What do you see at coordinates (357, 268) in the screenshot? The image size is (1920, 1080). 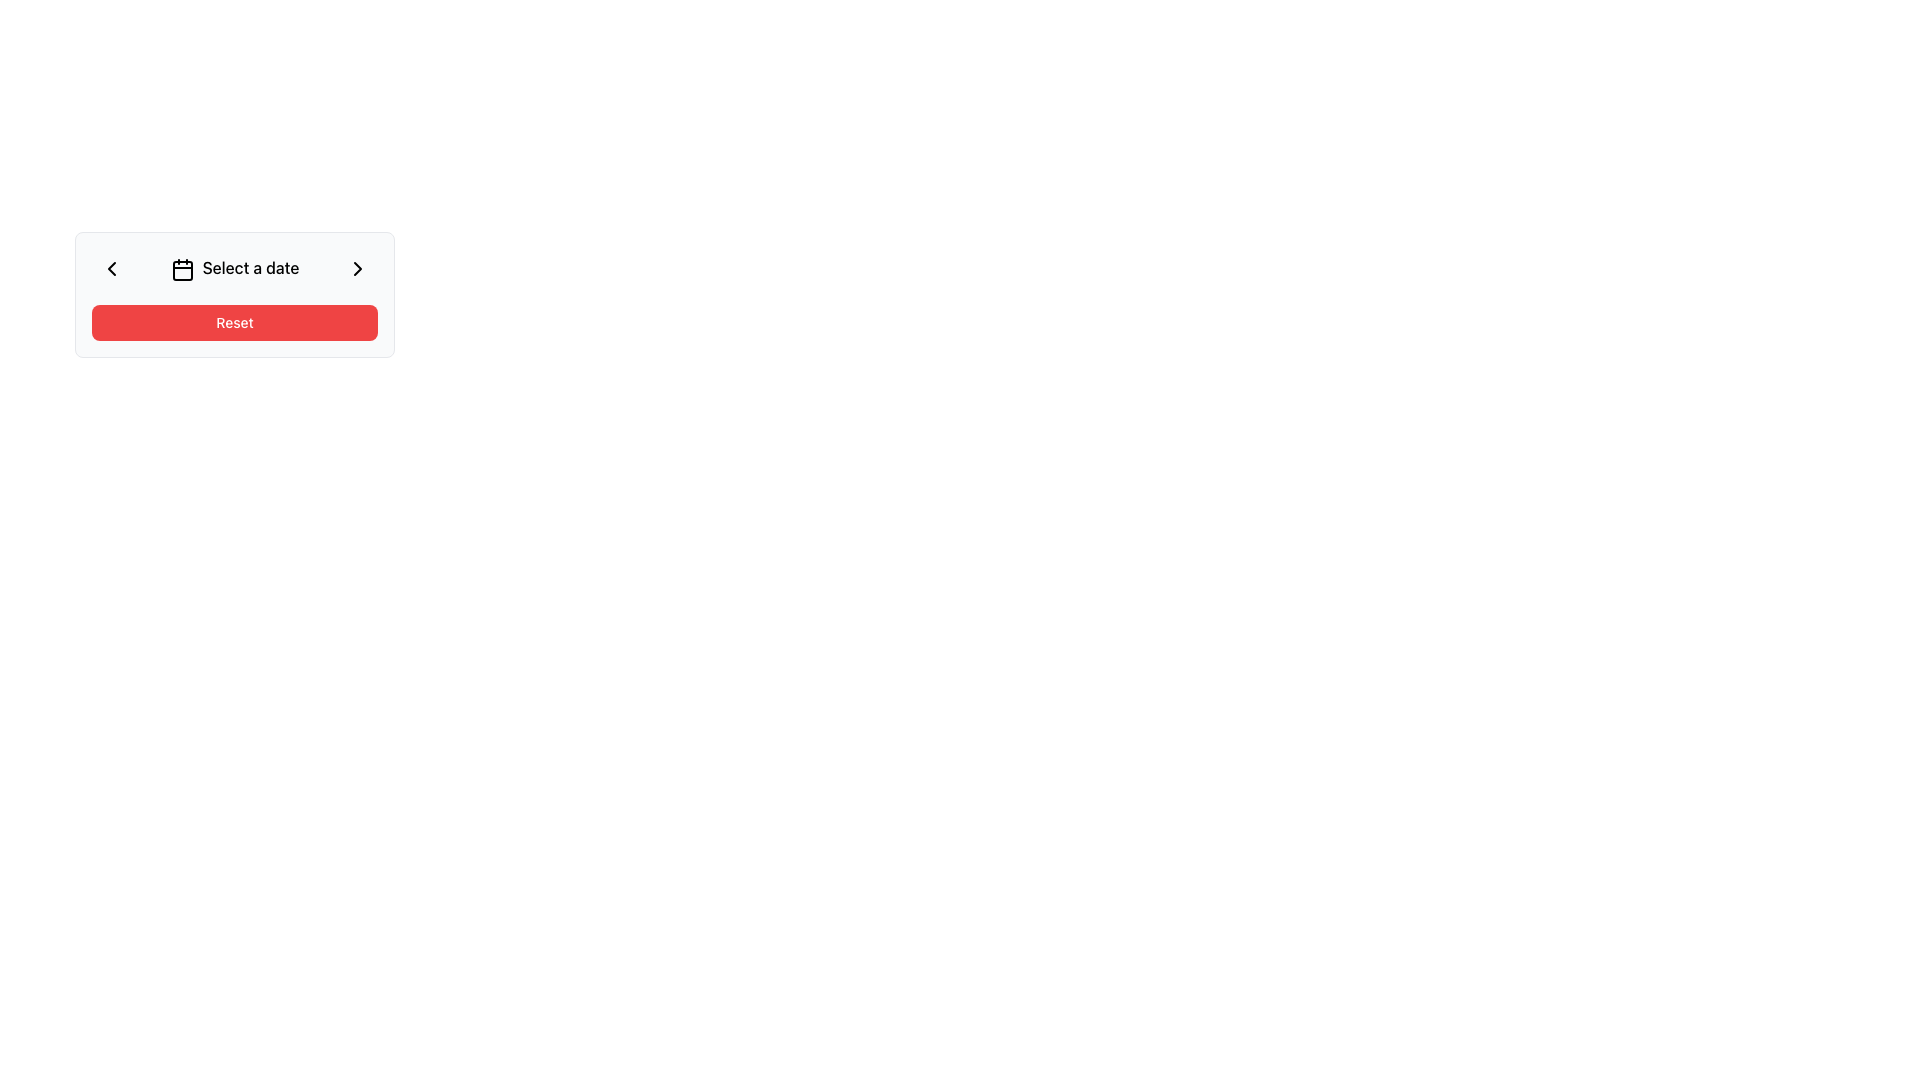 I see `the small right-pointing chevron icon in the top-right corner of the date selection area to interact with it` at bounding box center [357, 268].